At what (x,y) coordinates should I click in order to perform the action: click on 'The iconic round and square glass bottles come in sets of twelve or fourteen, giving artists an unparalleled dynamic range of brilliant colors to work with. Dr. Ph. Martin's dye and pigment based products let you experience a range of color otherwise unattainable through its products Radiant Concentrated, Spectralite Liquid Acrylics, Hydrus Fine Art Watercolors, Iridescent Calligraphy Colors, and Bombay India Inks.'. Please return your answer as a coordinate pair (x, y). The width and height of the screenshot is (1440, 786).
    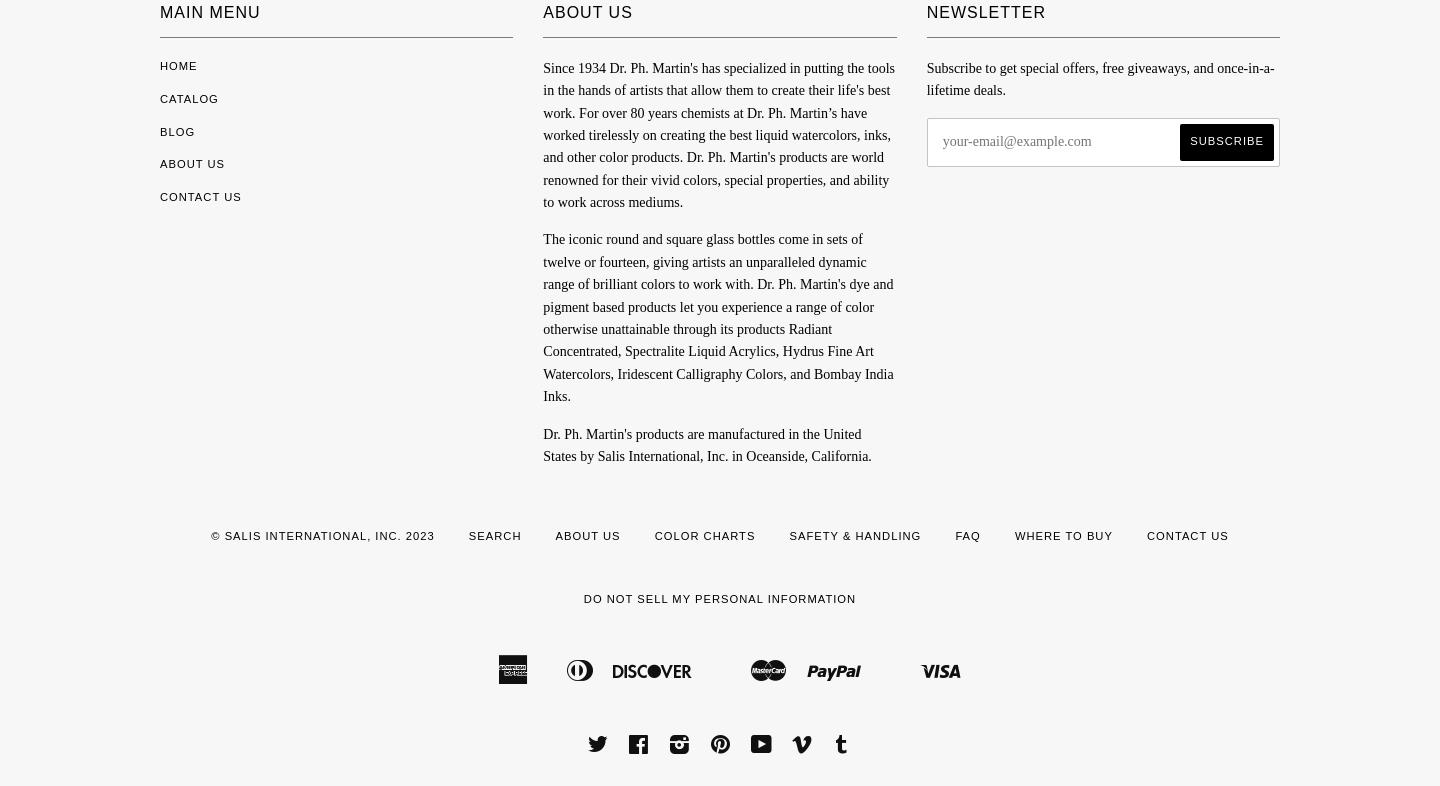
    Looking at the image, I should click on (717, 318).